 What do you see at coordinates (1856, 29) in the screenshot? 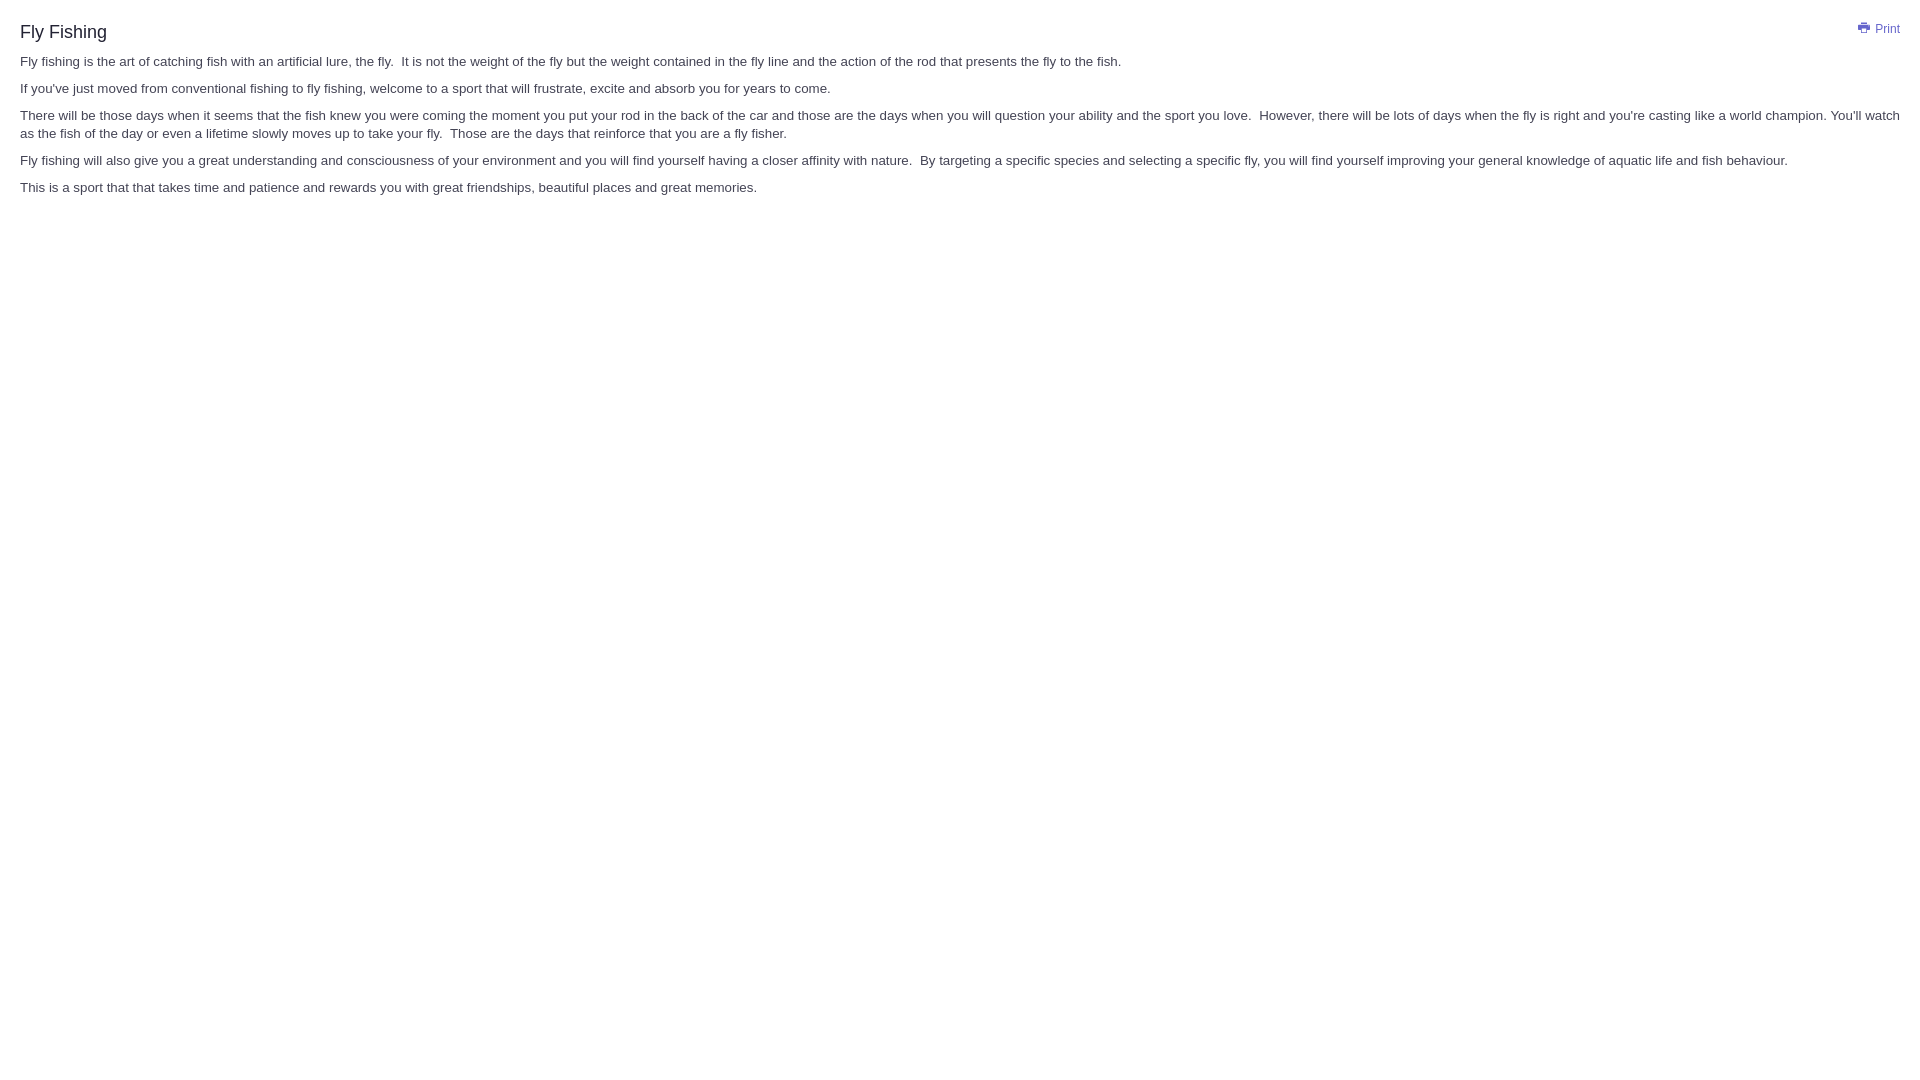
I see `'Print'` at bounding box center [1856, 29].